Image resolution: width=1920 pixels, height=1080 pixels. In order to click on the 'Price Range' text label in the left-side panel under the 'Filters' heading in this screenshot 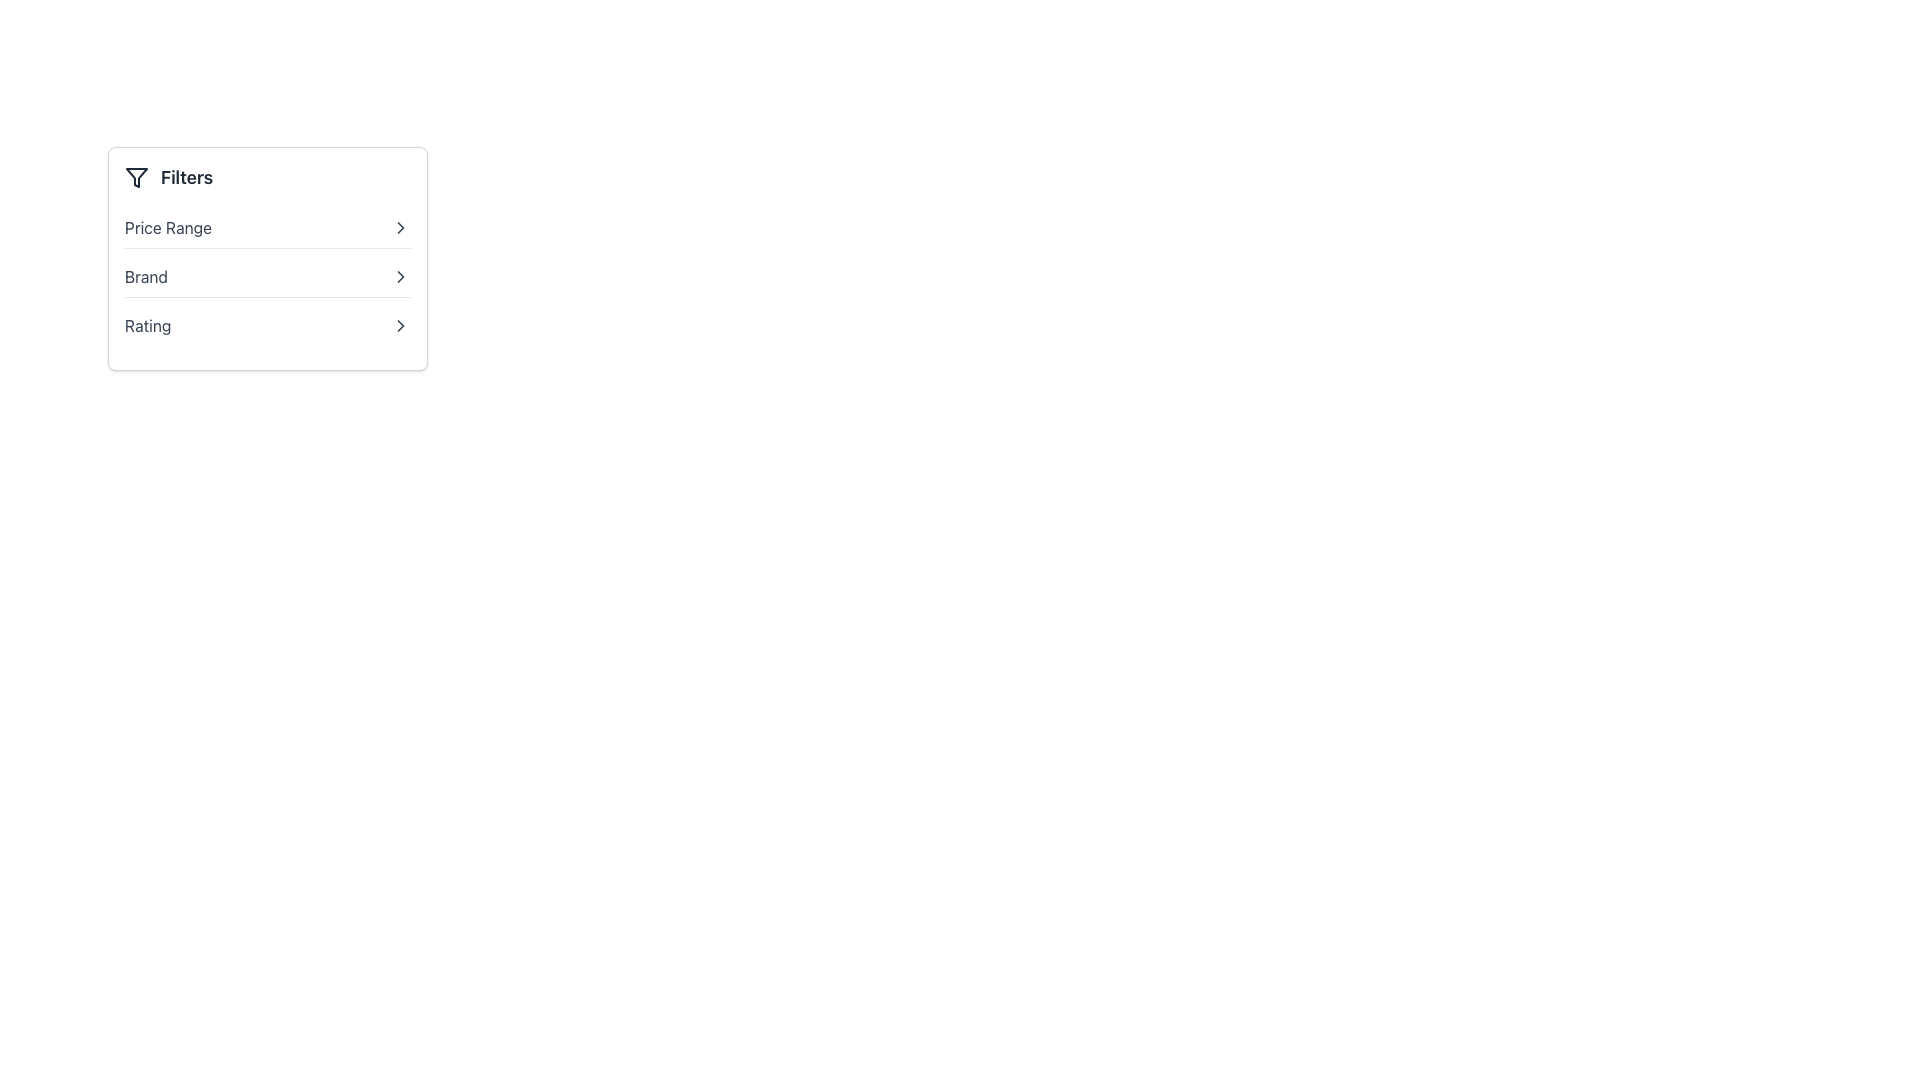, I will do `click(168, 226)`.